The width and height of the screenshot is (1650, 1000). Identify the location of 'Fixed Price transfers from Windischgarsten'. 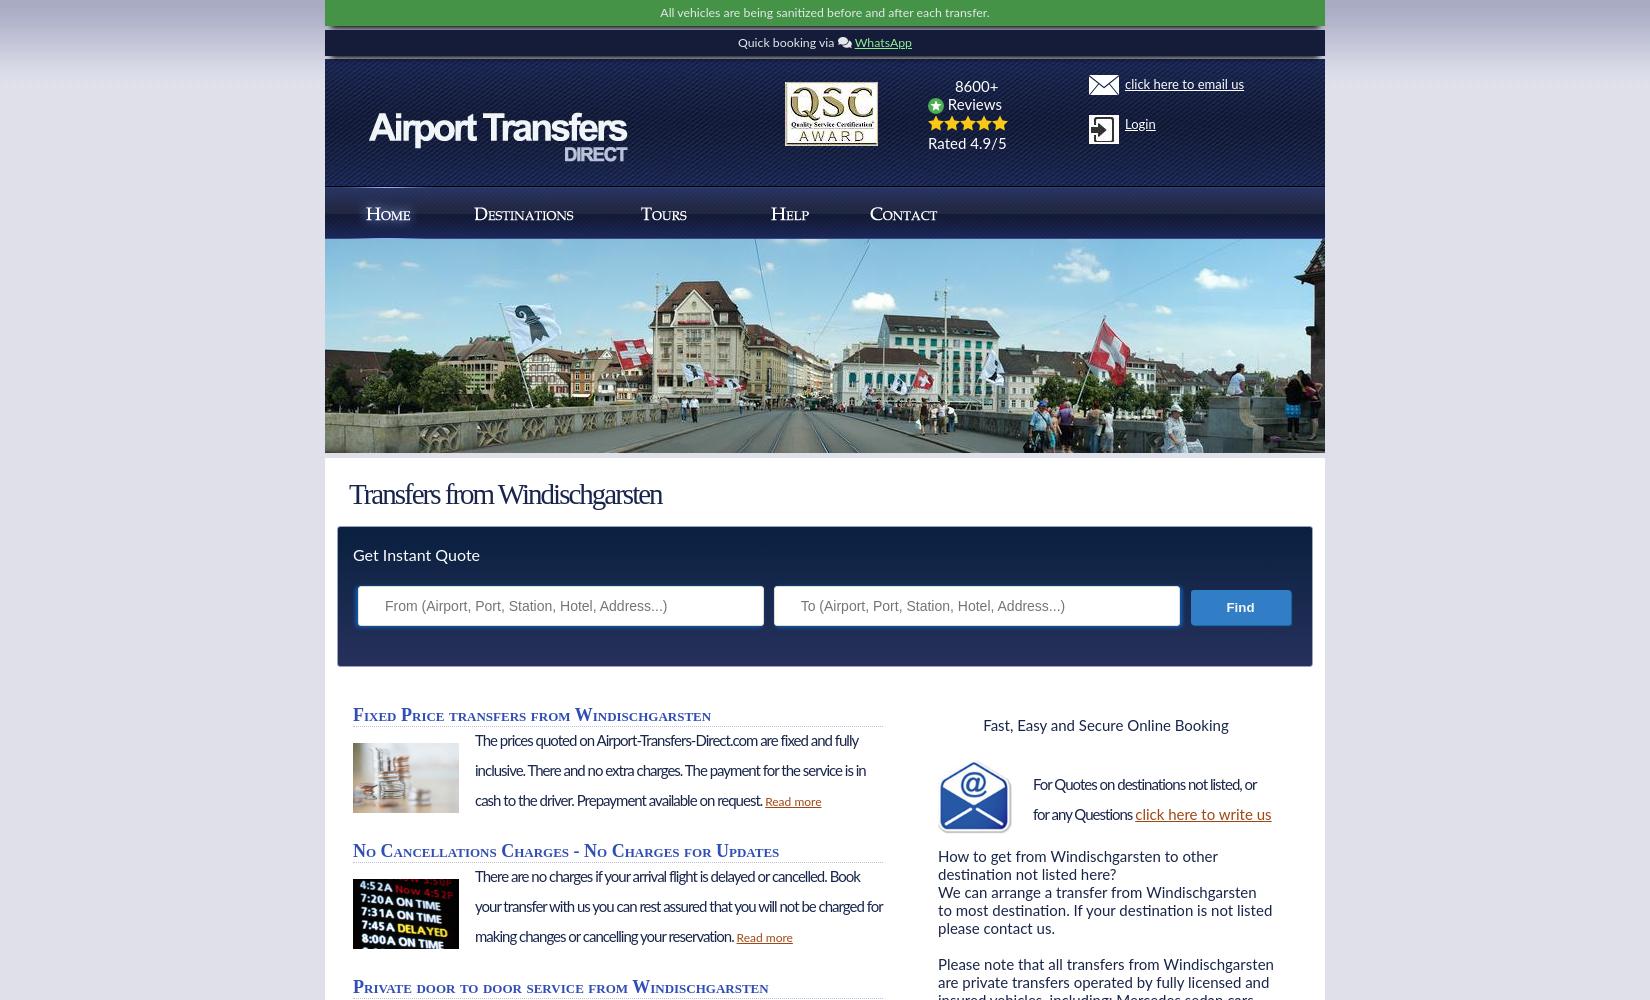
(530, 714).